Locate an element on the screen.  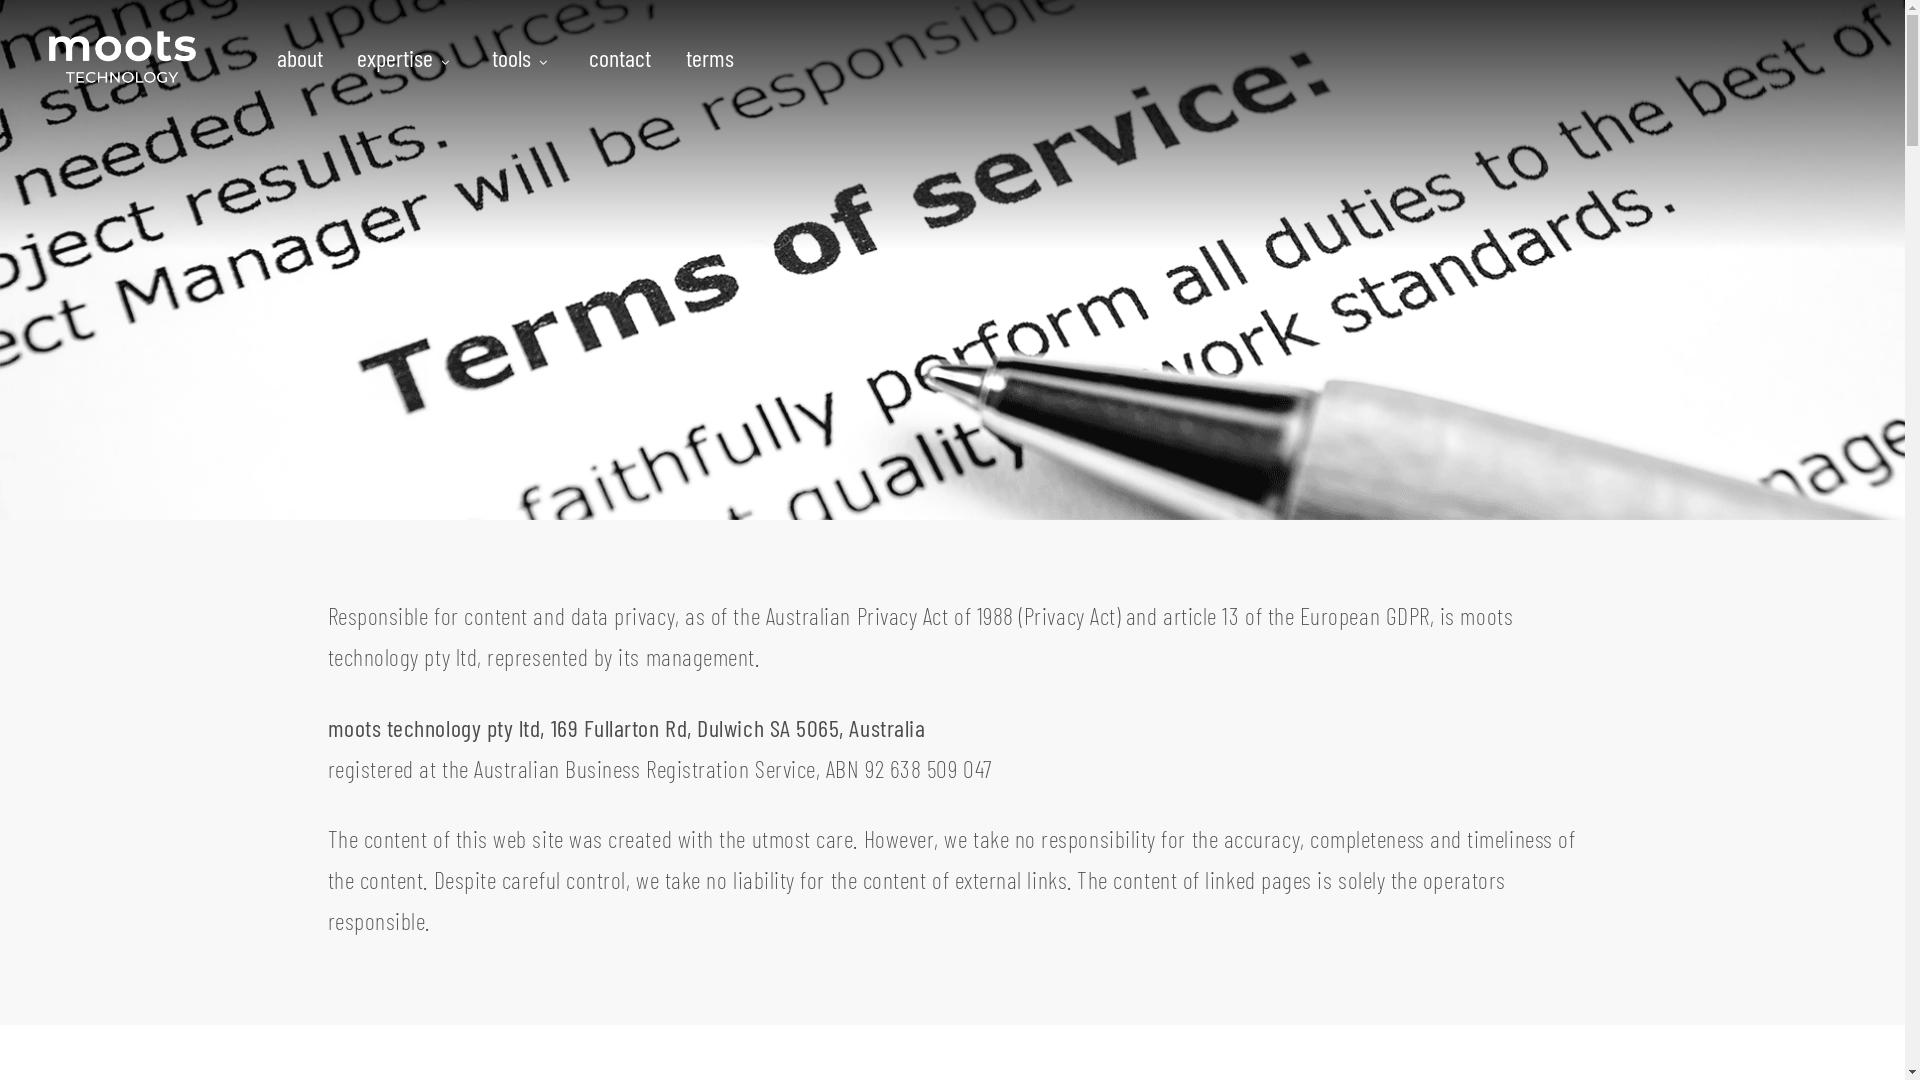
'terms' is located at coordinates (702, 56).